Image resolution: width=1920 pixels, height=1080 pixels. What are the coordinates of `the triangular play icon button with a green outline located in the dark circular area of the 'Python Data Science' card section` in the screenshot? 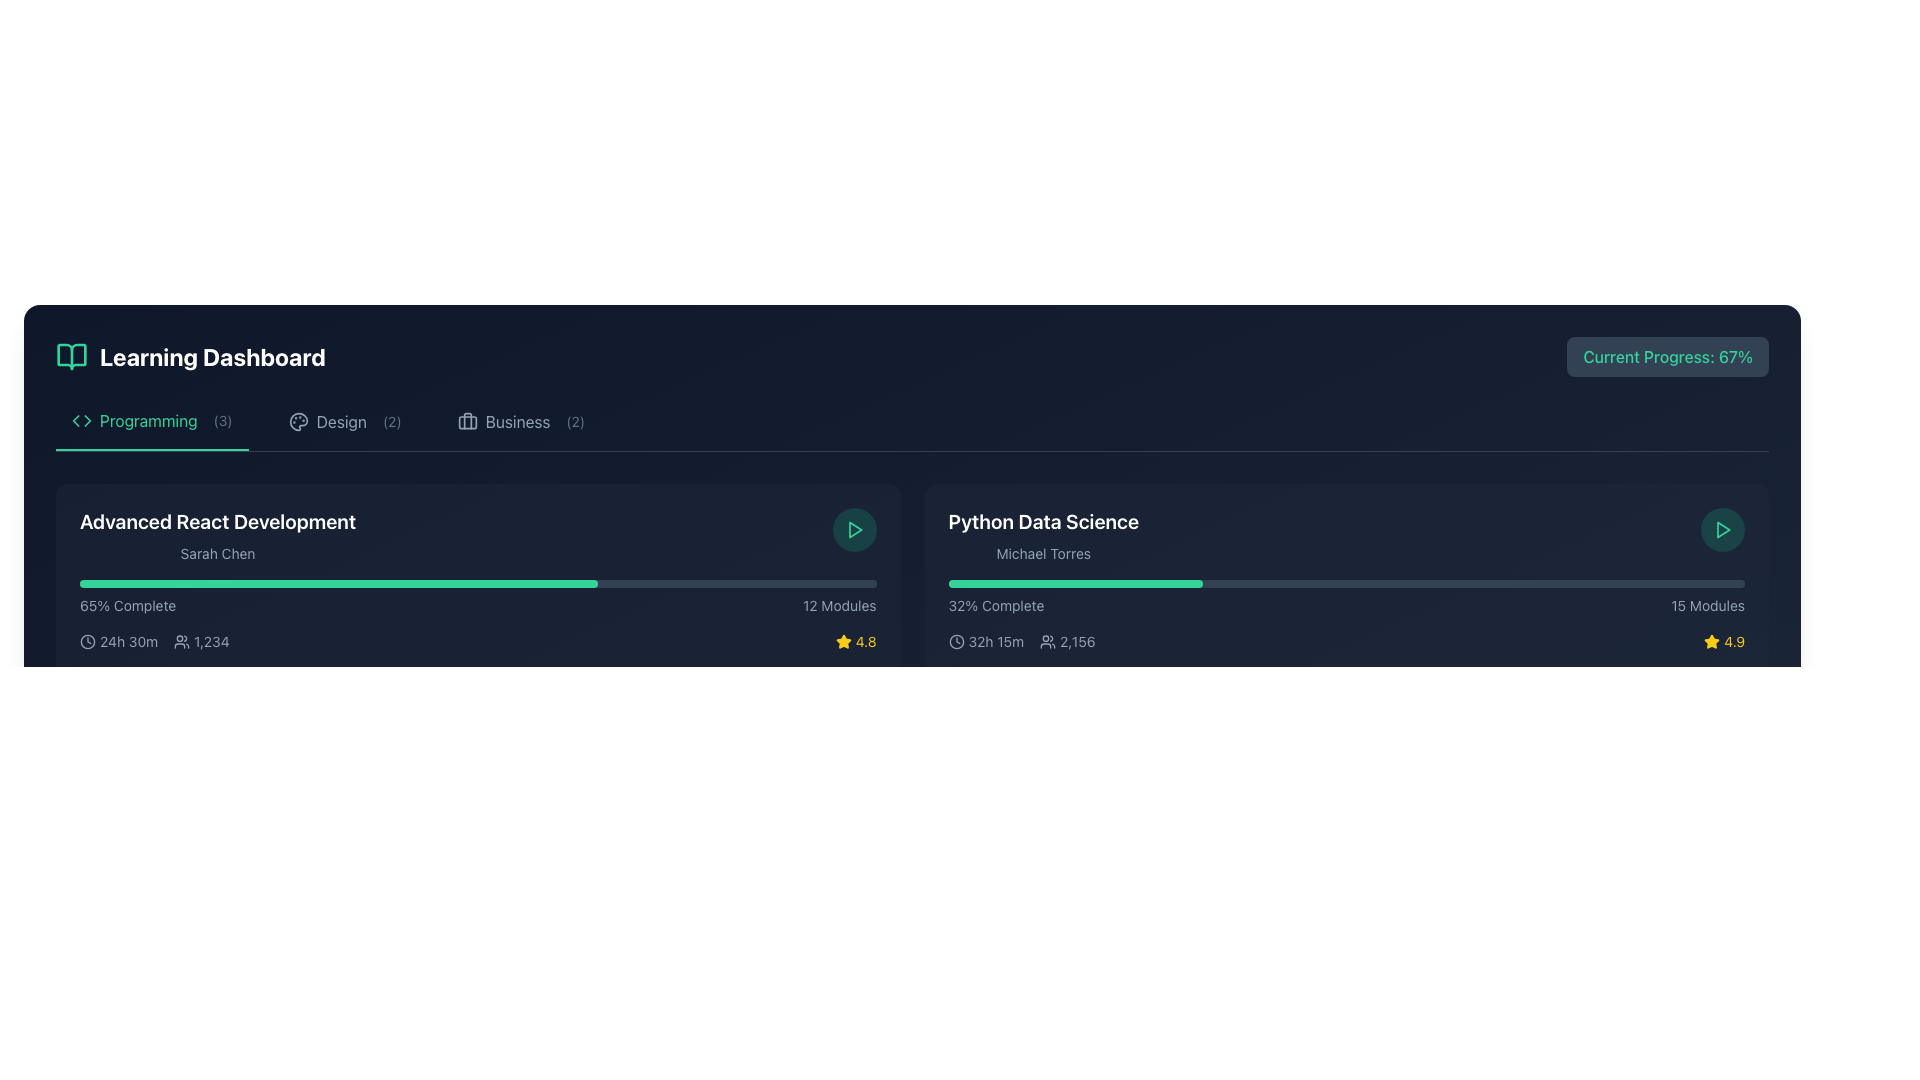 It's located at (854, 528).